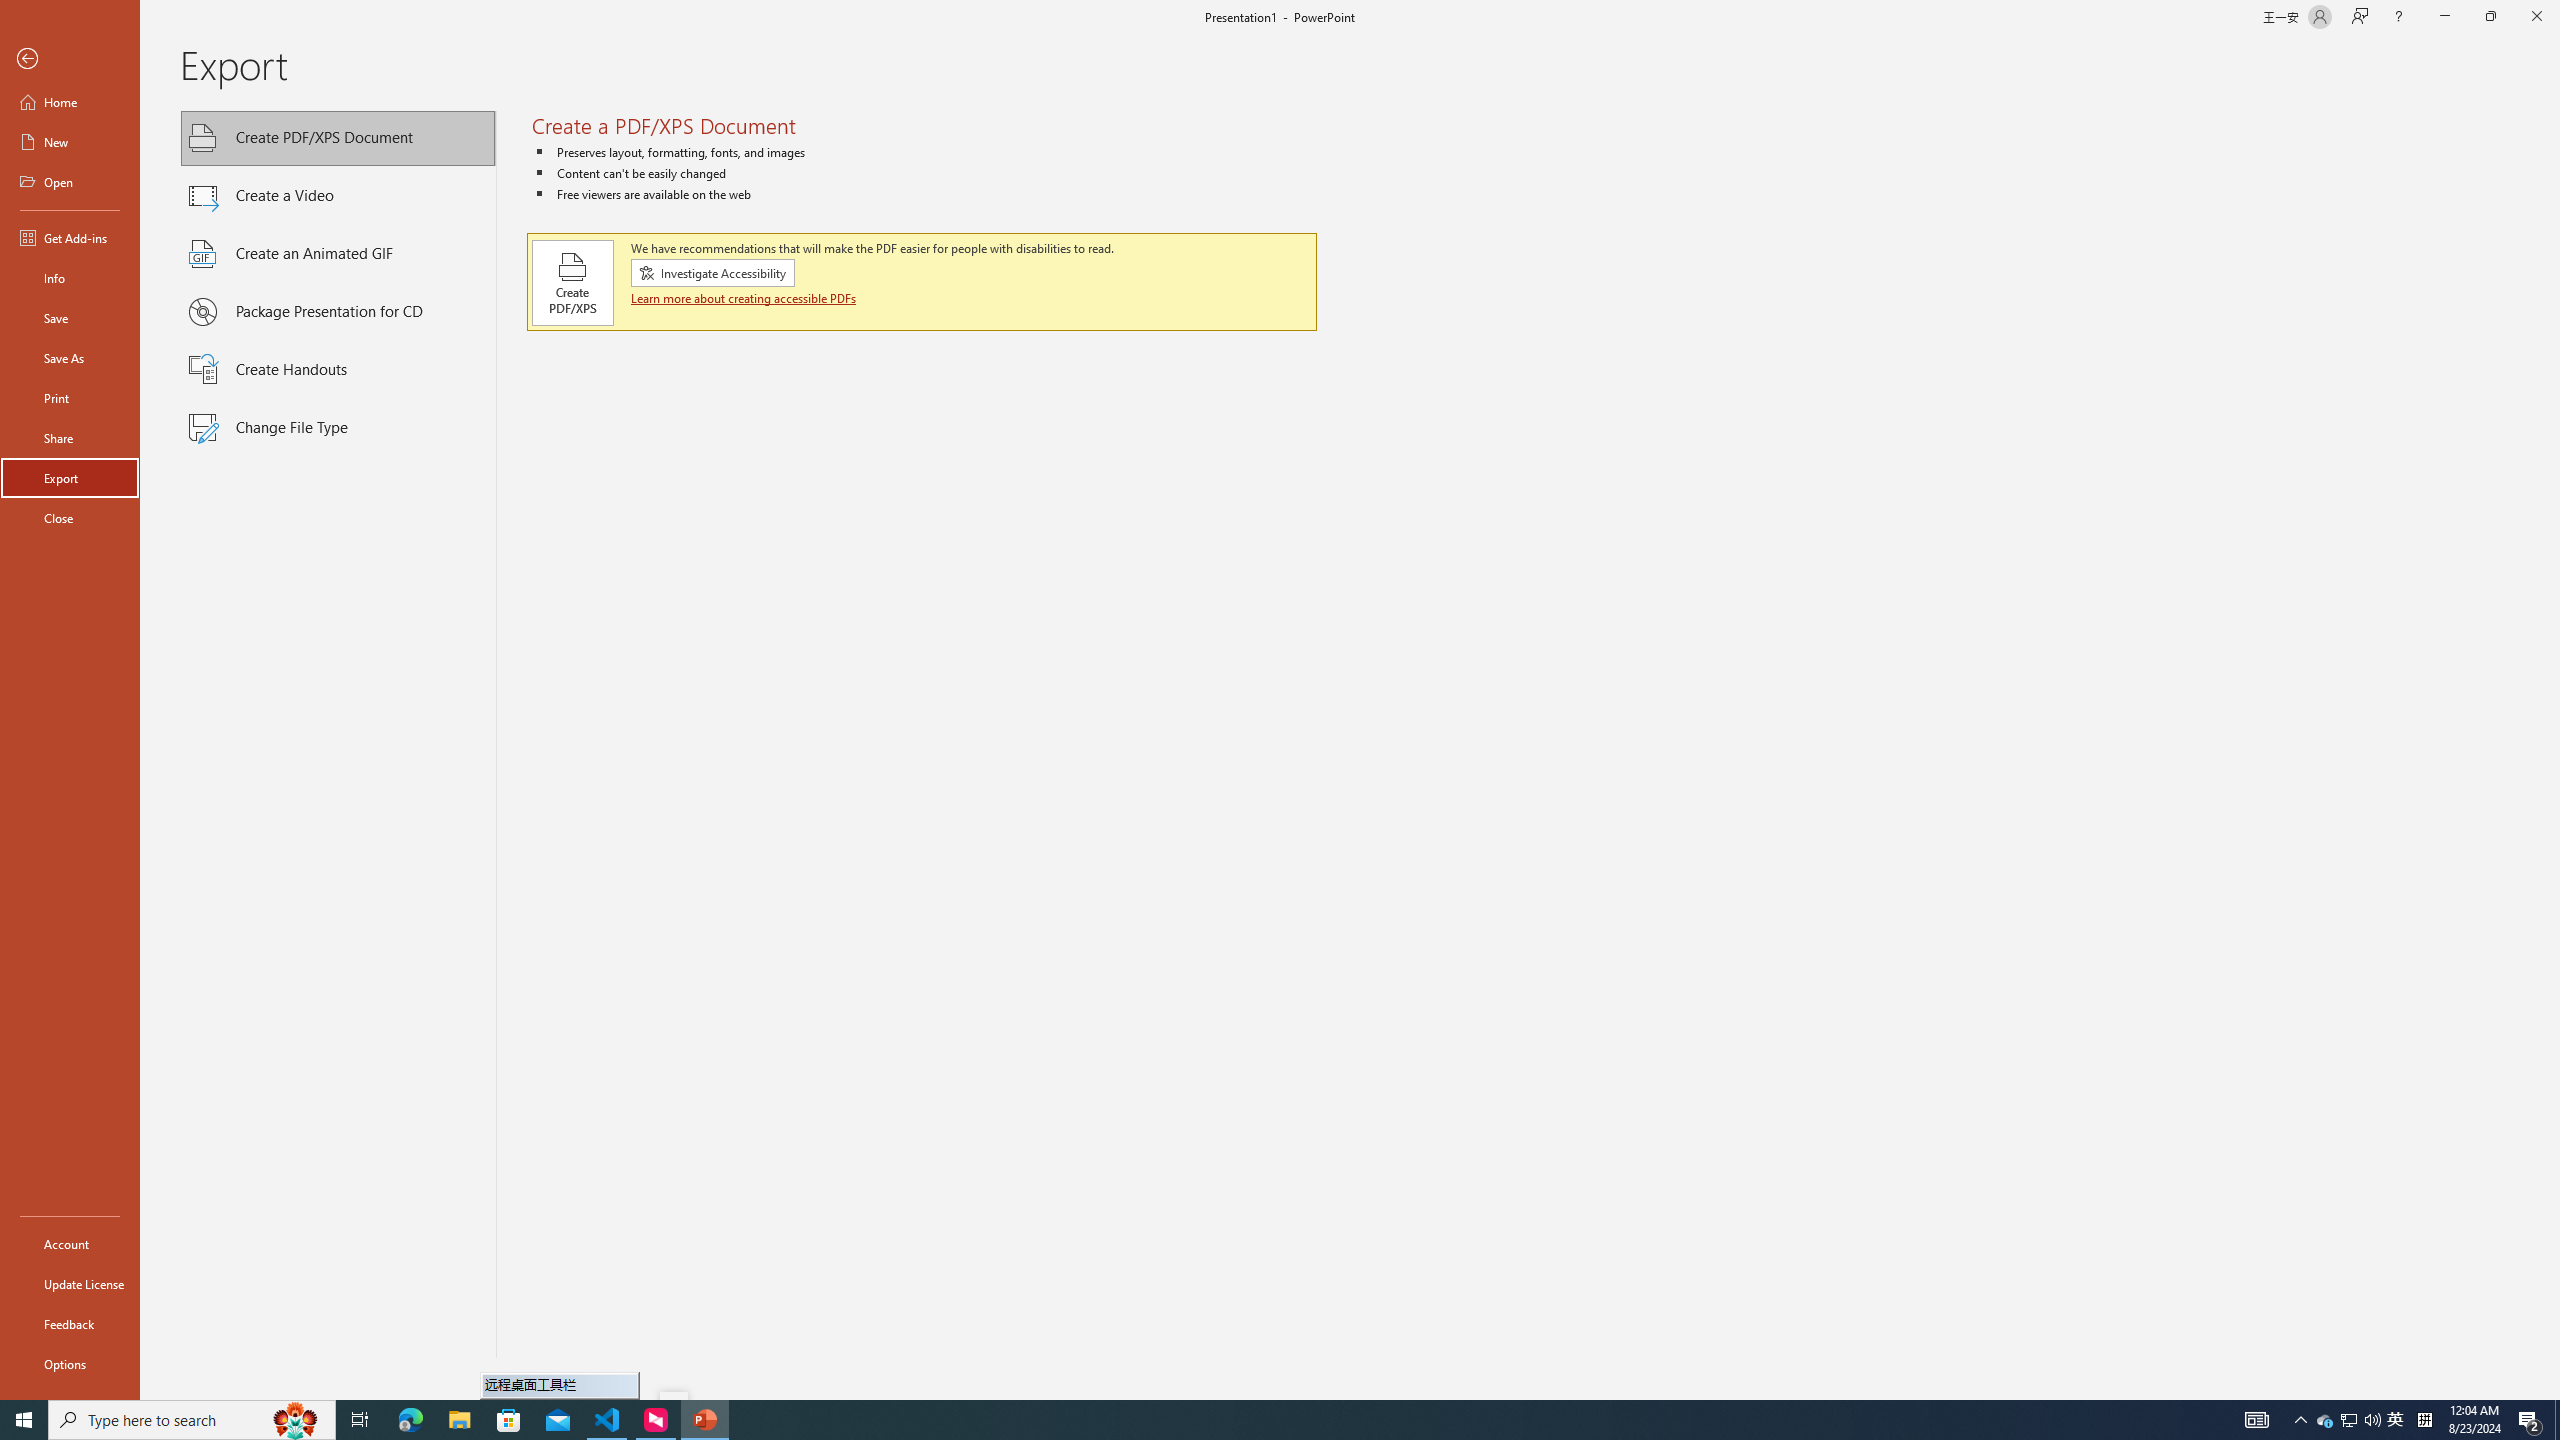 This screenshot has height=1440, width=2560. Describe the element at coordinates (712, 271) in the screenshot. I see `'Investigate Accessibility'` at that location.